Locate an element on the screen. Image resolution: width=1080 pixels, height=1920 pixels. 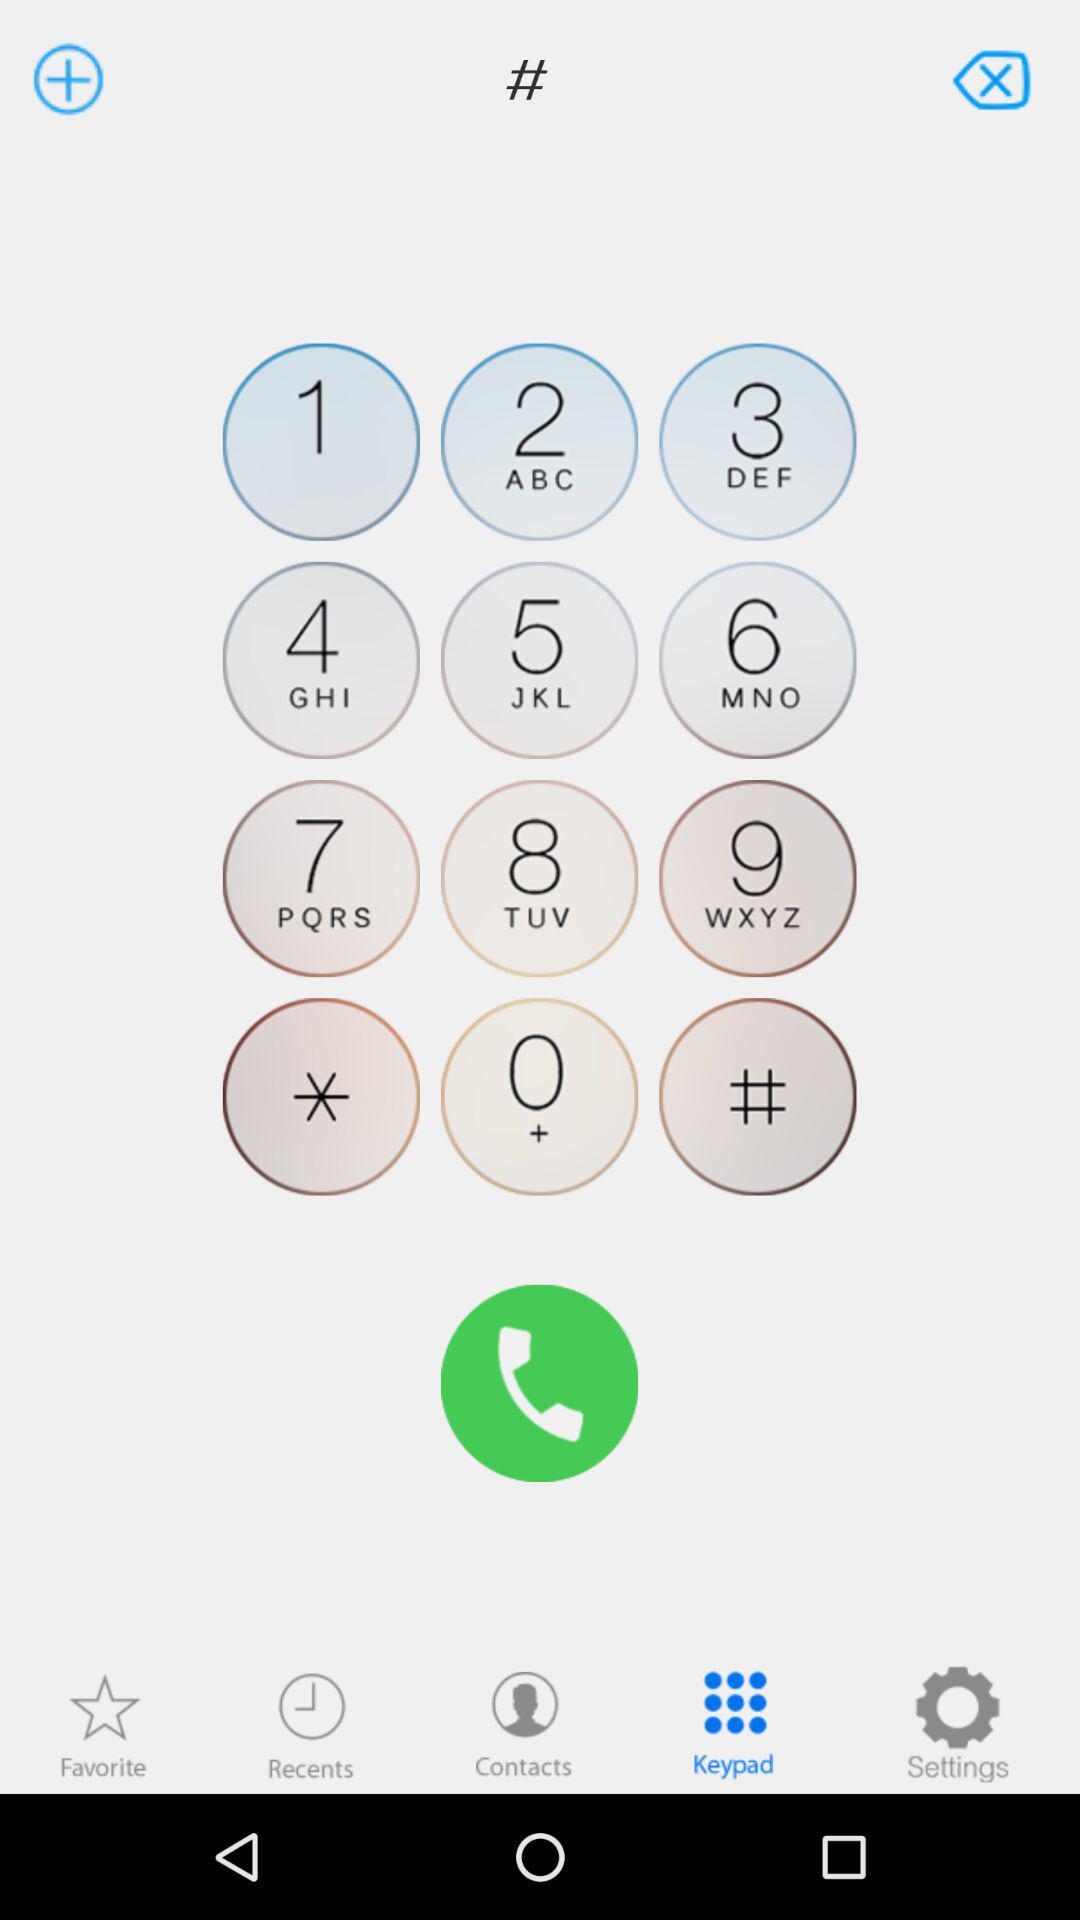
number nine is located at coordinates (757, 878).